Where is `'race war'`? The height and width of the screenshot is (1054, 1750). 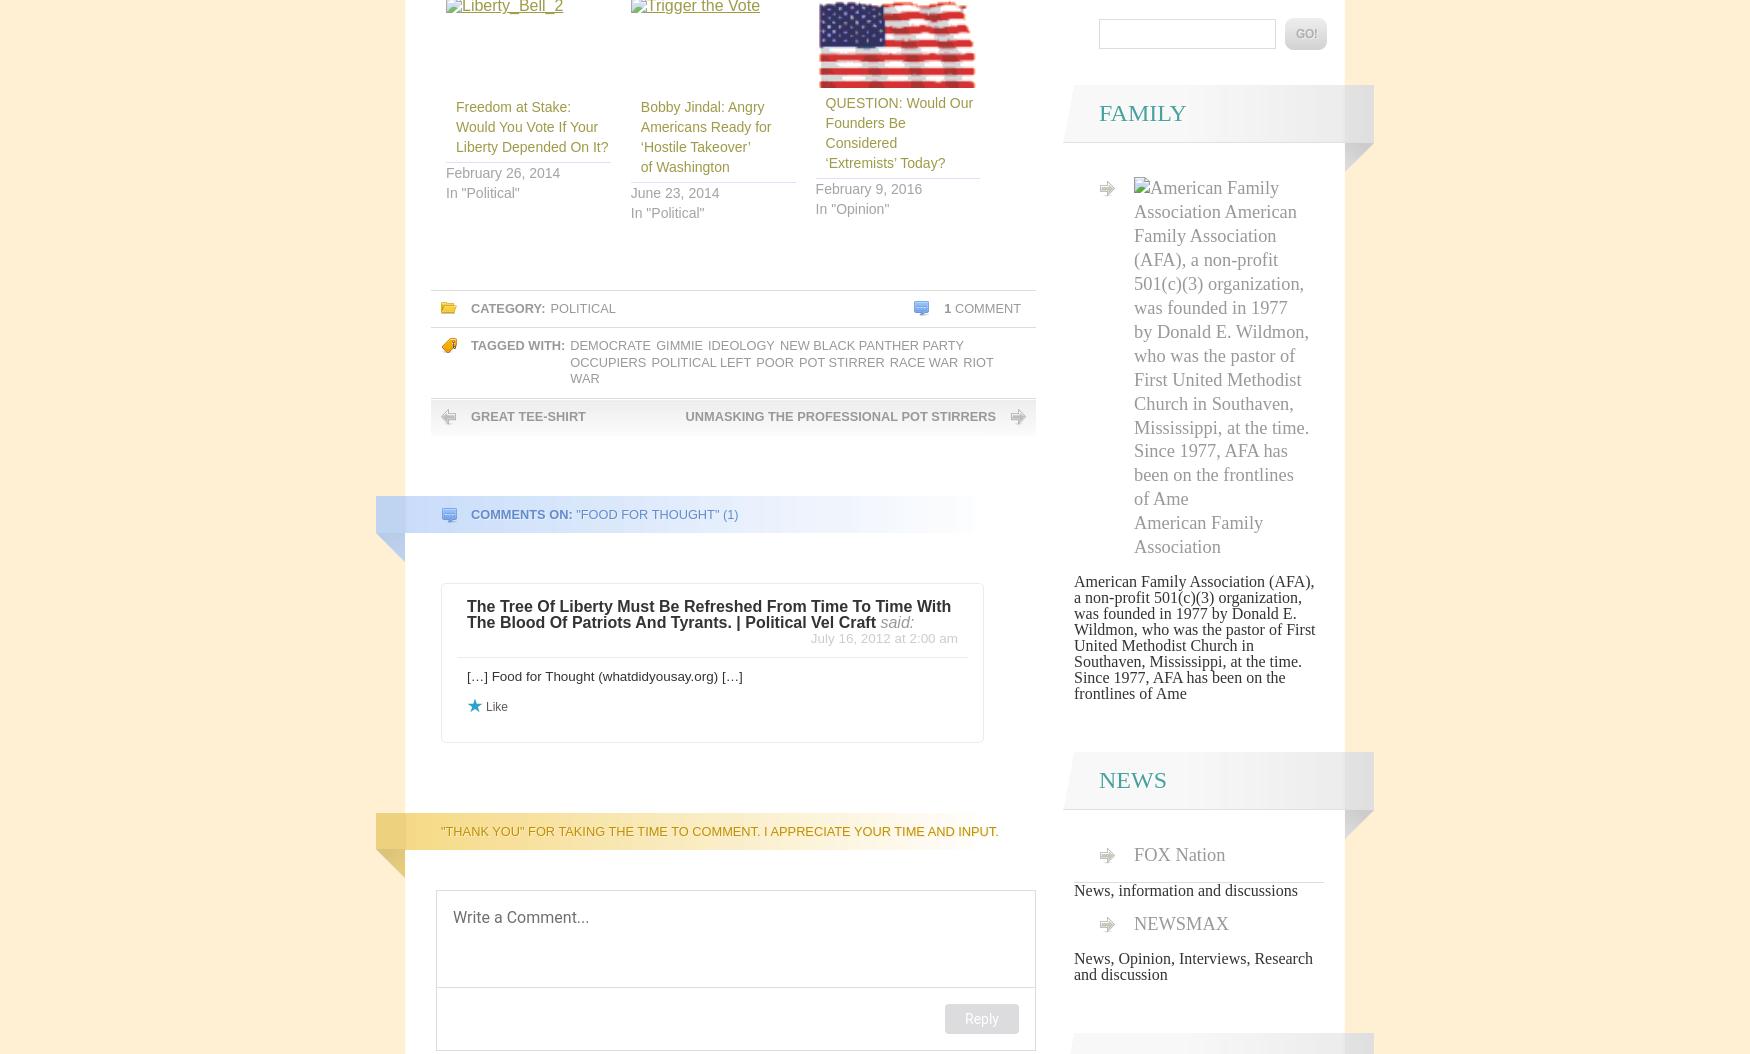
'race war' is located at coordinates (922, 361).